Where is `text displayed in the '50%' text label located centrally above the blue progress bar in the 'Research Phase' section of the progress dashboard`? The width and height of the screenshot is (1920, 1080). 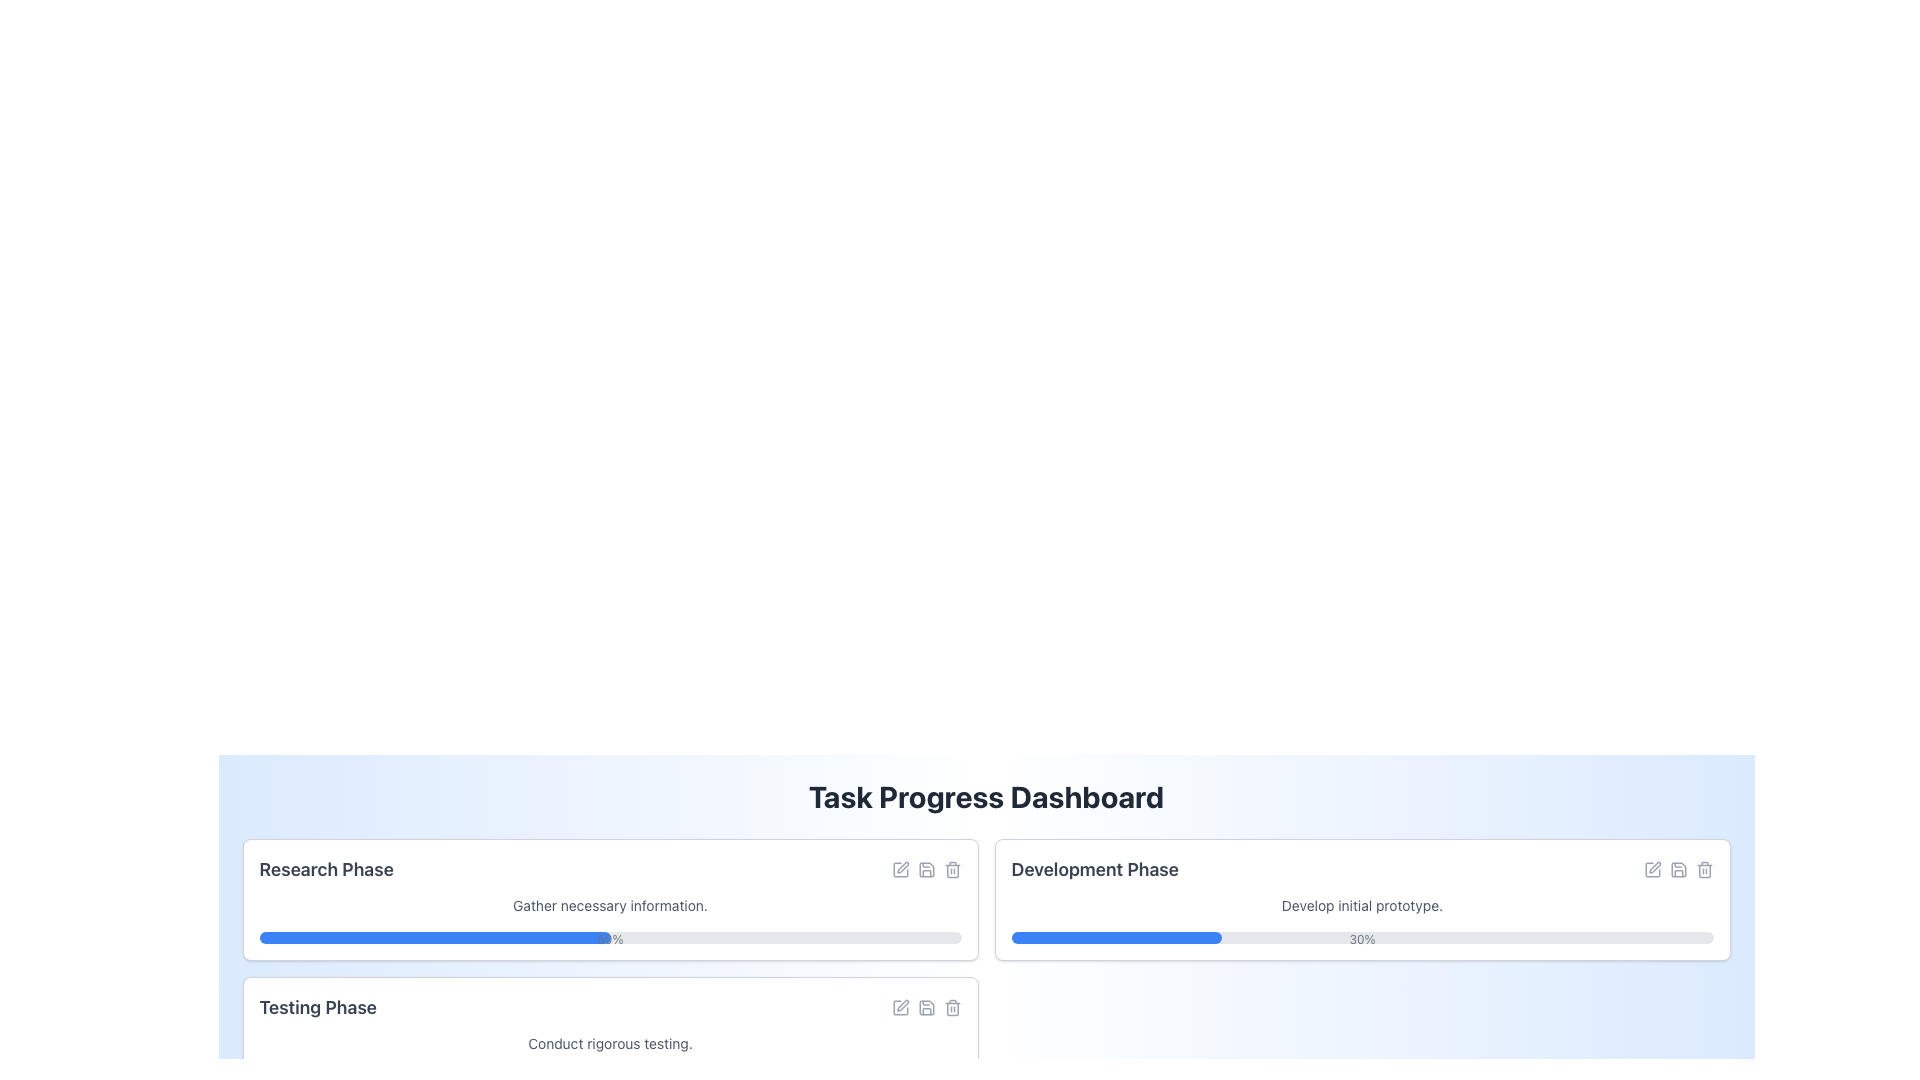 text displayed in the '50%' text label located centrally above the blue progress bar in the 'Research Phase' section of the progress dashboard is located at coordinates (609, 940).